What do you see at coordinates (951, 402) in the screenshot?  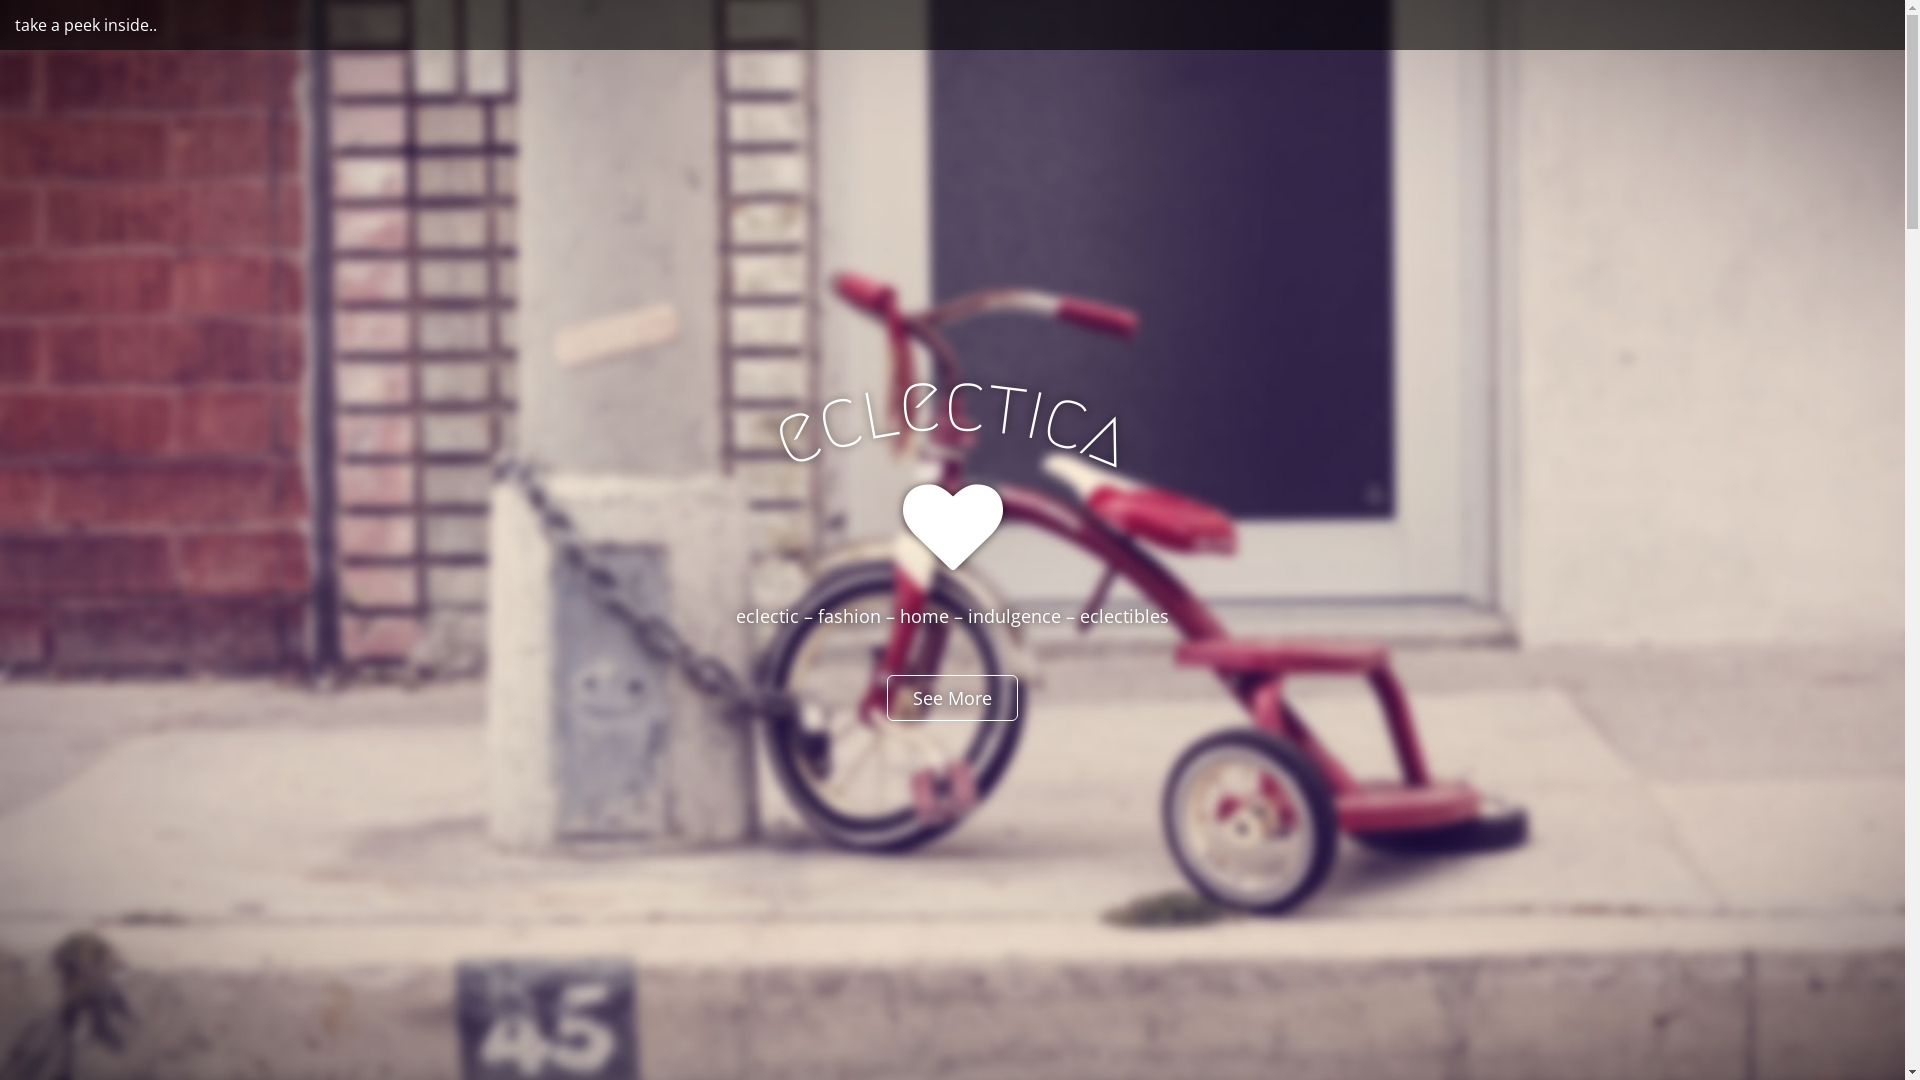 I see `'eclectica'` at bounding box center [951, 402].